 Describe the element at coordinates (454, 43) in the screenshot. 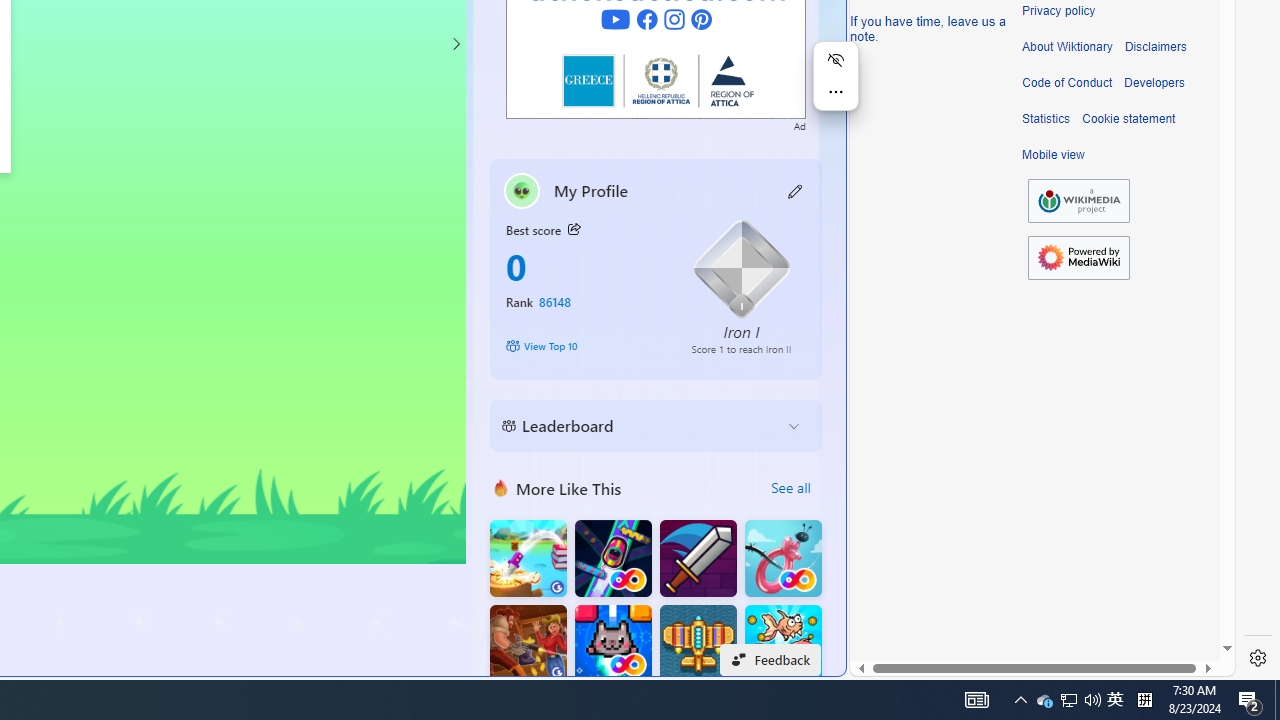

I see `'Class: control'` at that location.